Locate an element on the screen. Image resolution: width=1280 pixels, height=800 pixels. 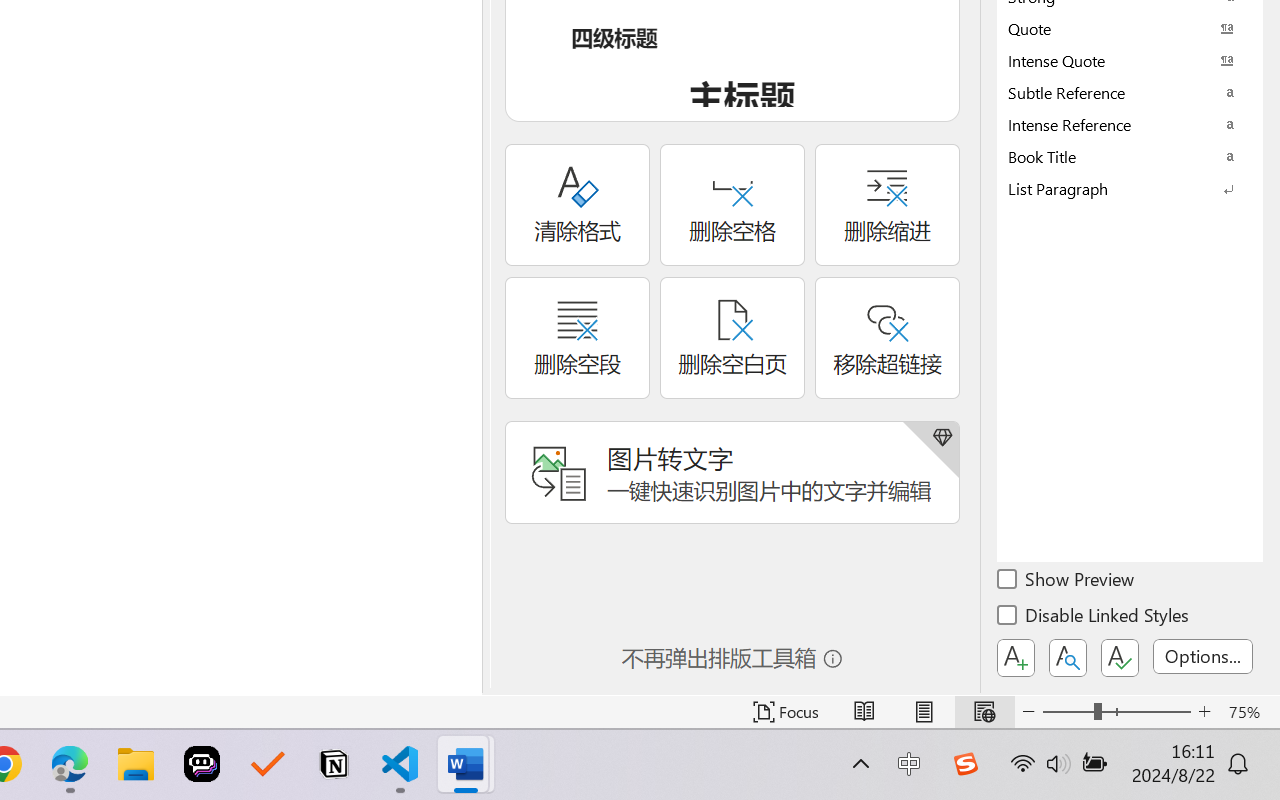
'Options...' is located at coordinates (1202, 655).